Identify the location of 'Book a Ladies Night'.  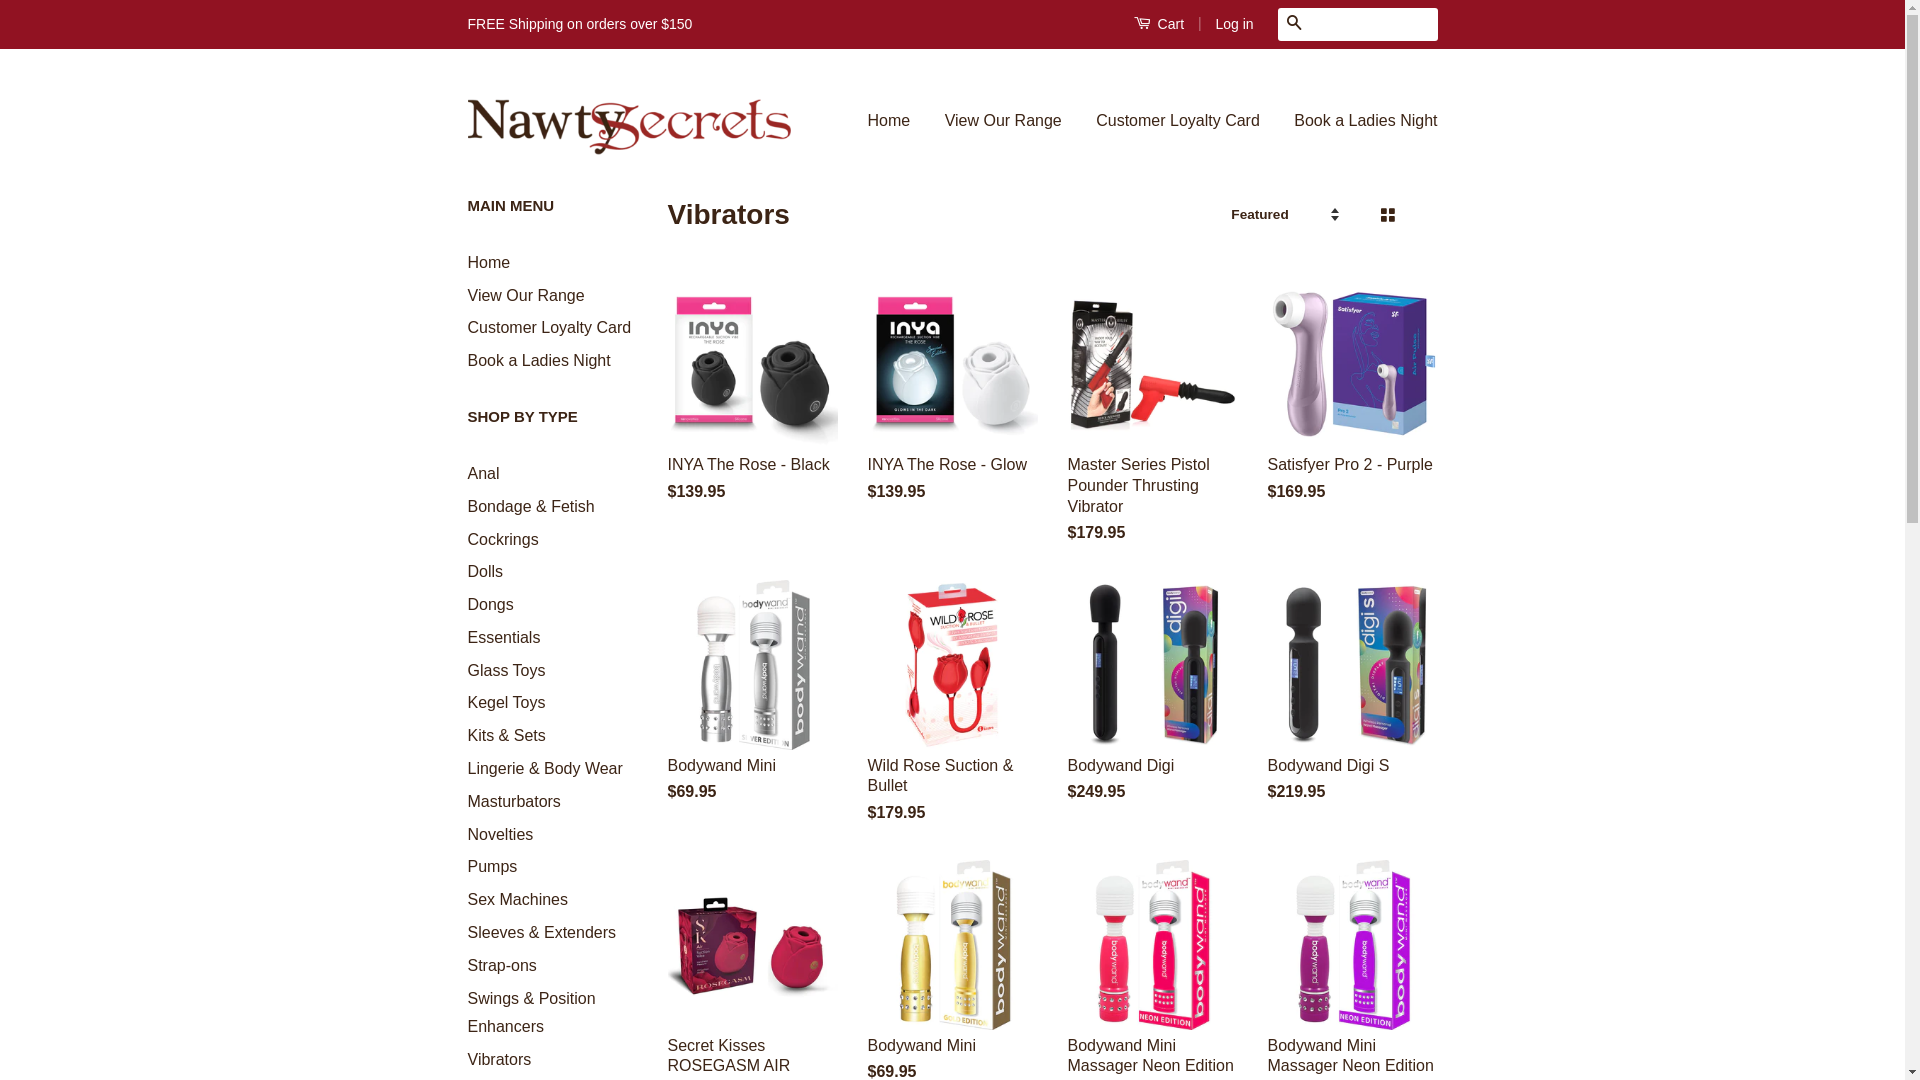
(539, 360).